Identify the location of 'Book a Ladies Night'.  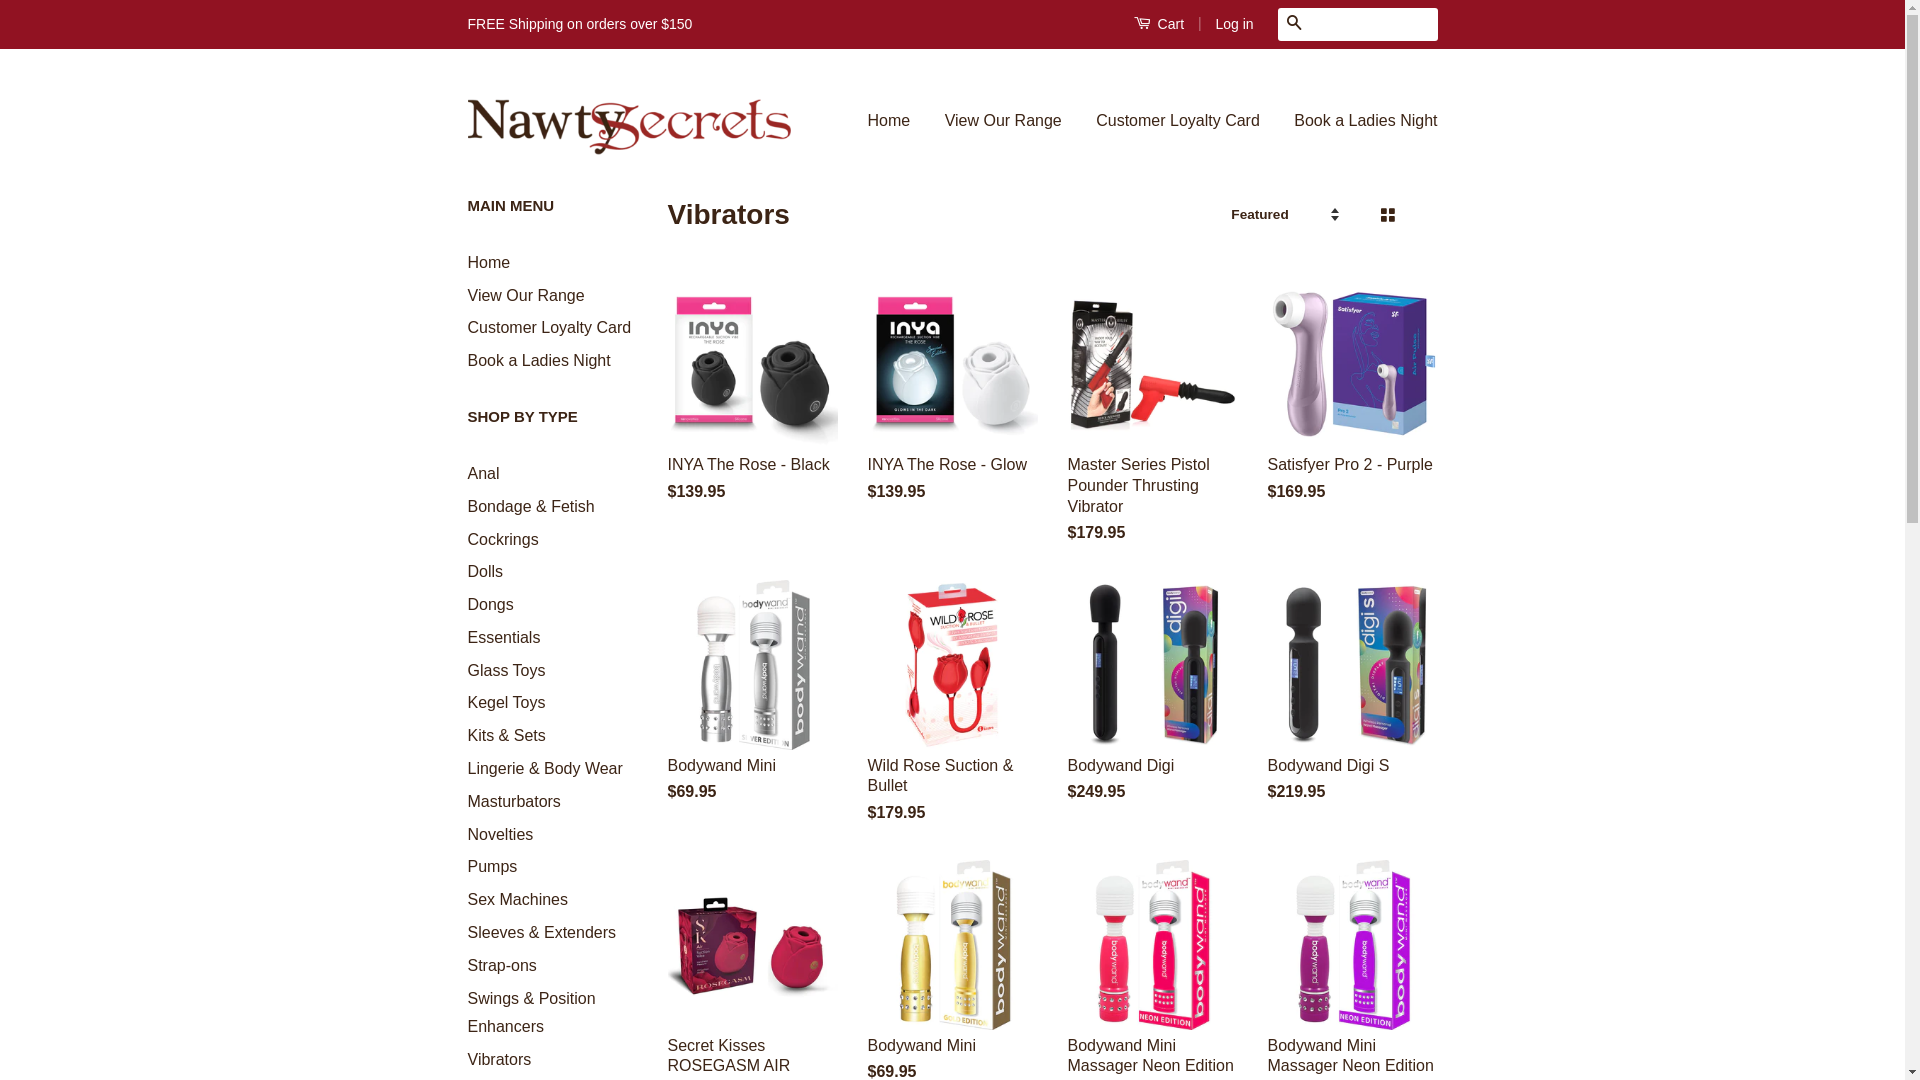
(539, 360).